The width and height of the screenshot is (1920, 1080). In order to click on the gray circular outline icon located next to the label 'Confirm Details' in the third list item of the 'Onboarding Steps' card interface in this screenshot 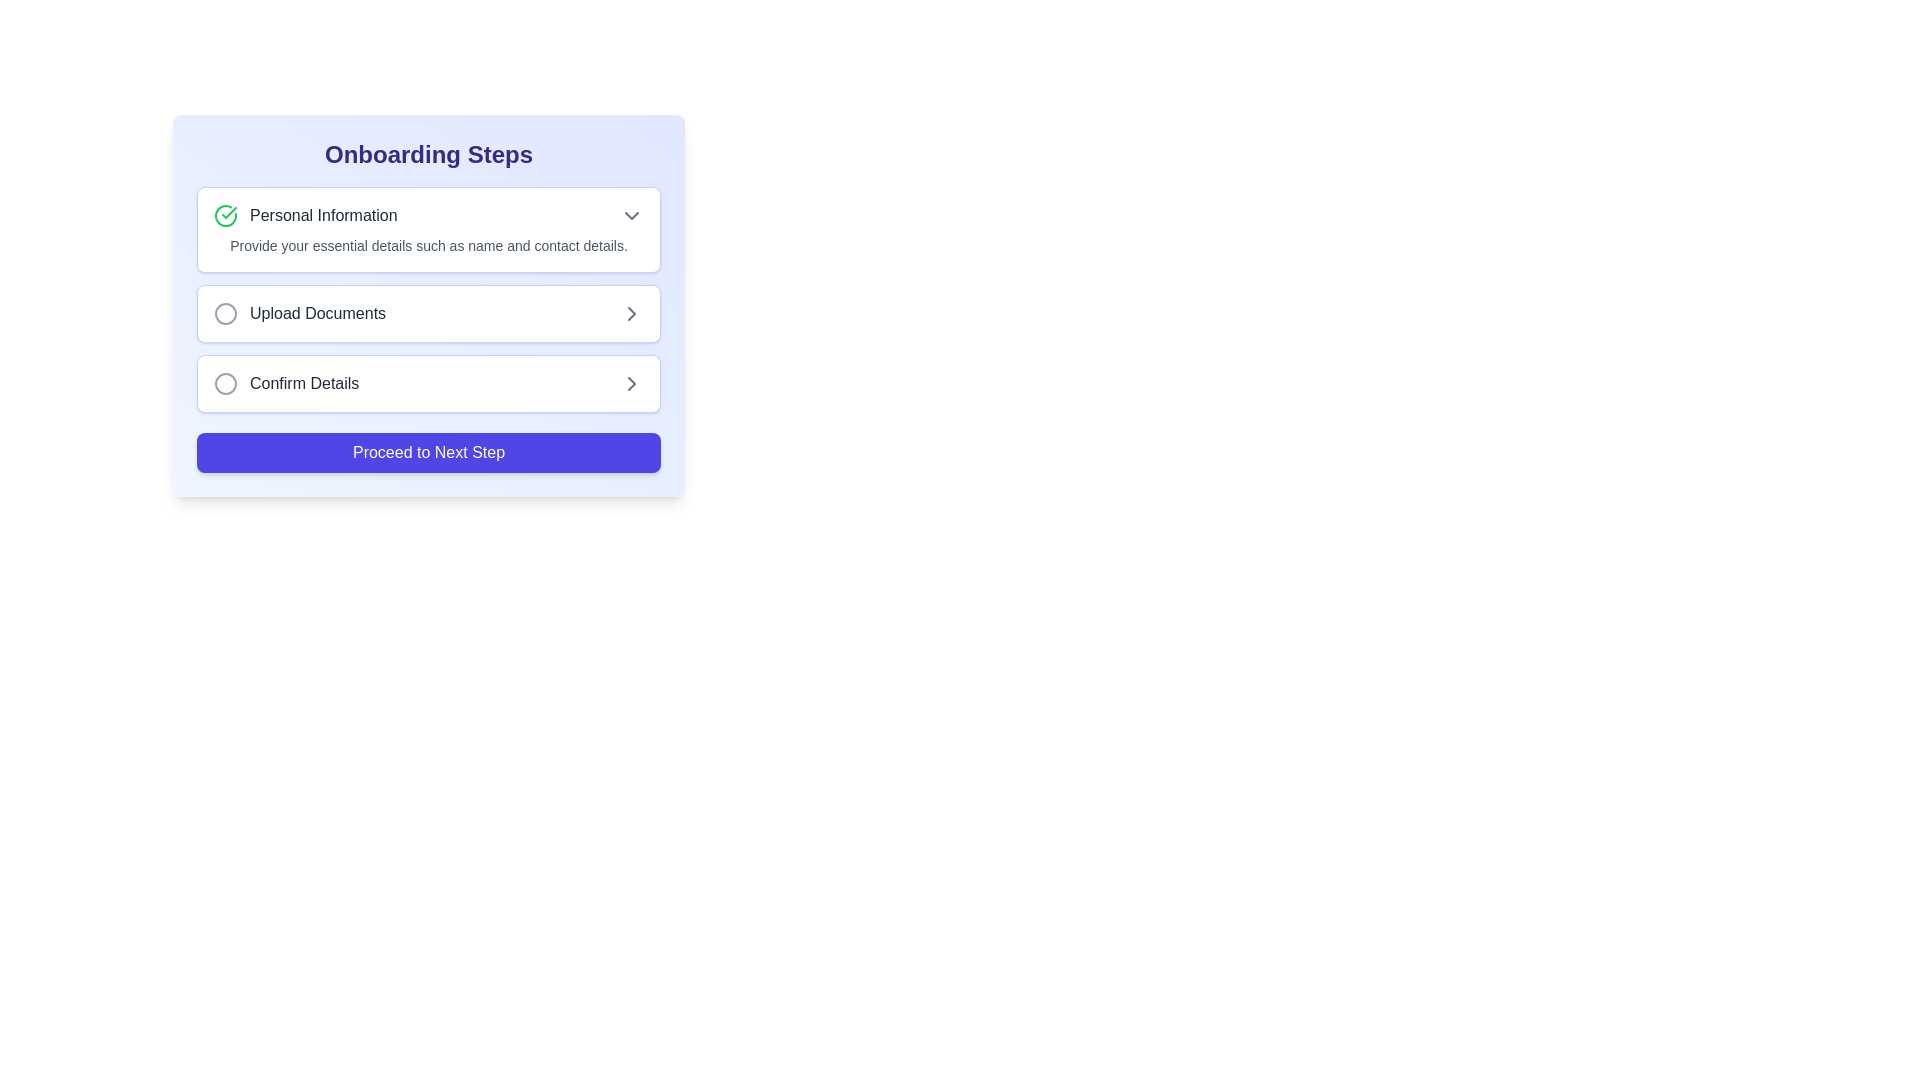, I will do `click(225, 384)`.